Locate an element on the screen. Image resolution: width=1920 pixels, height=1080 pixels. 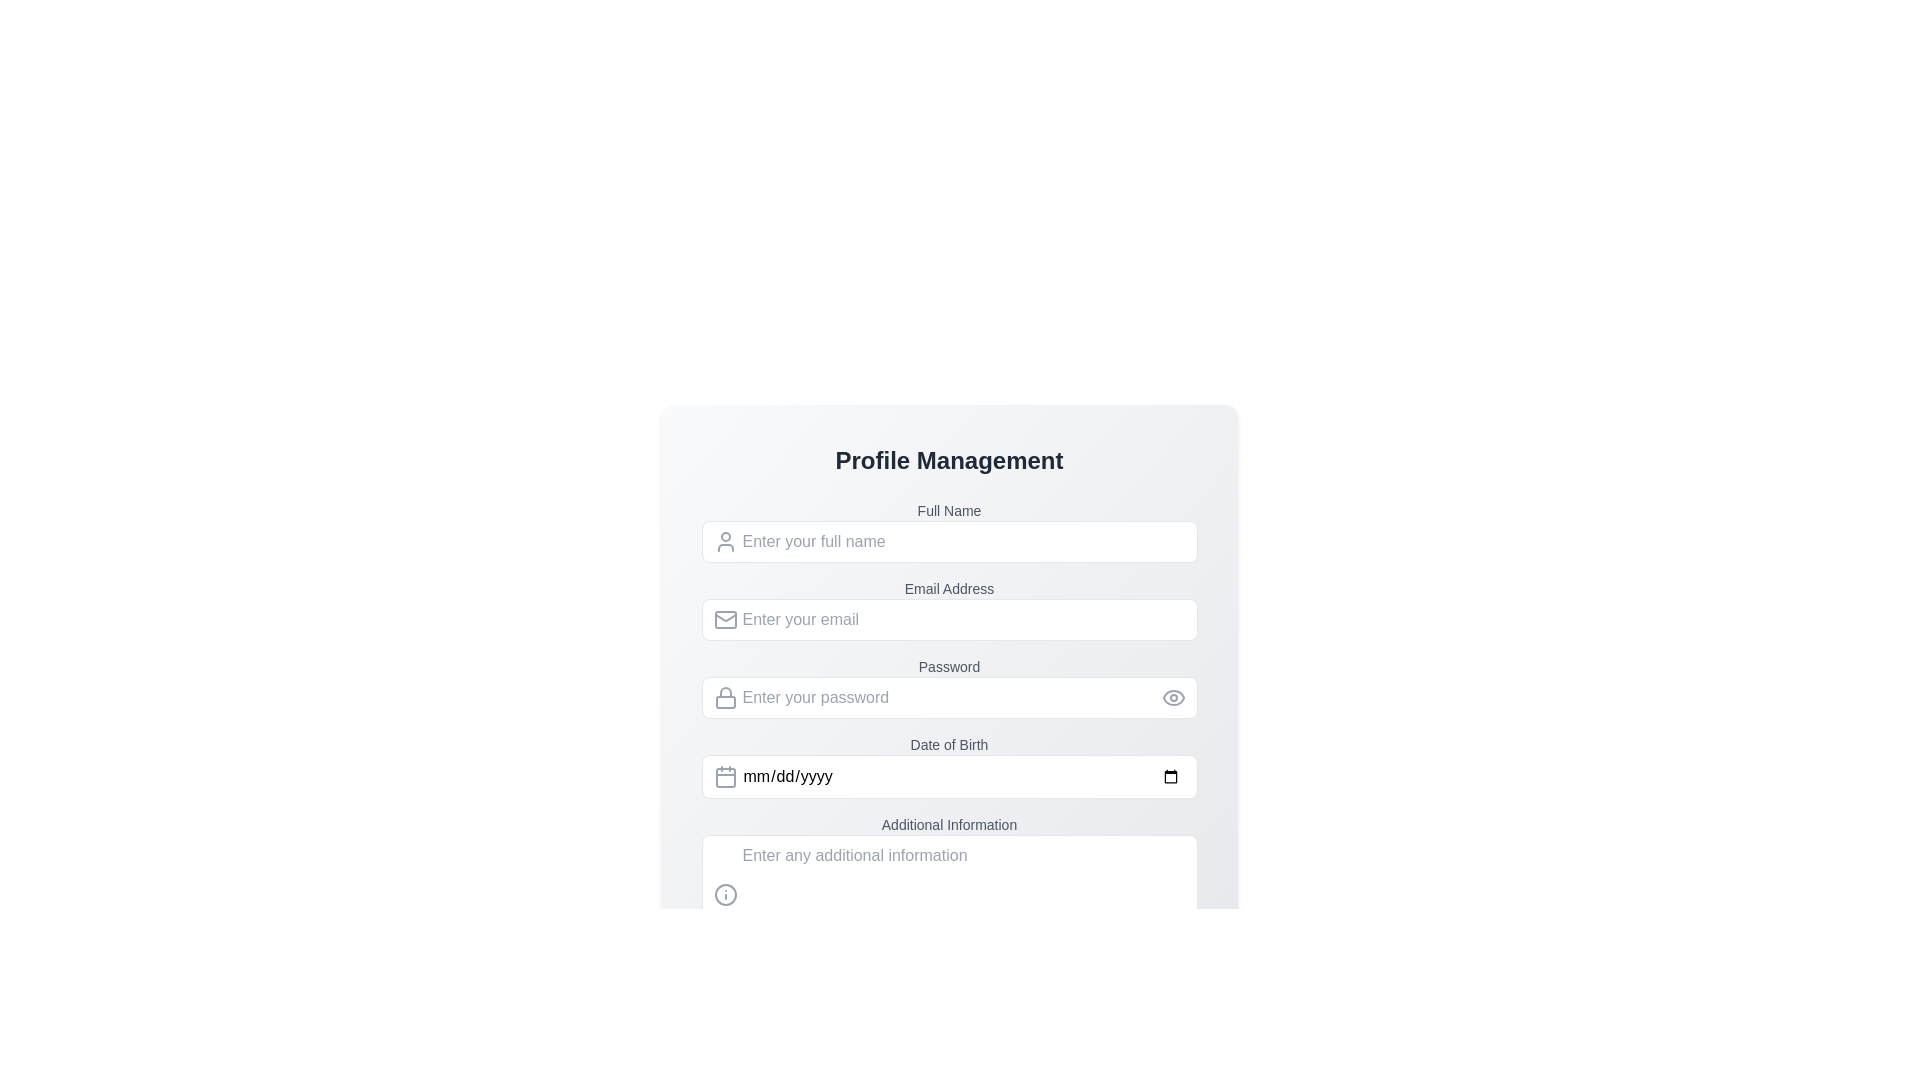
the gray eye icon located at the top-right corner of the password input field is located at coordinates (1173, 697).